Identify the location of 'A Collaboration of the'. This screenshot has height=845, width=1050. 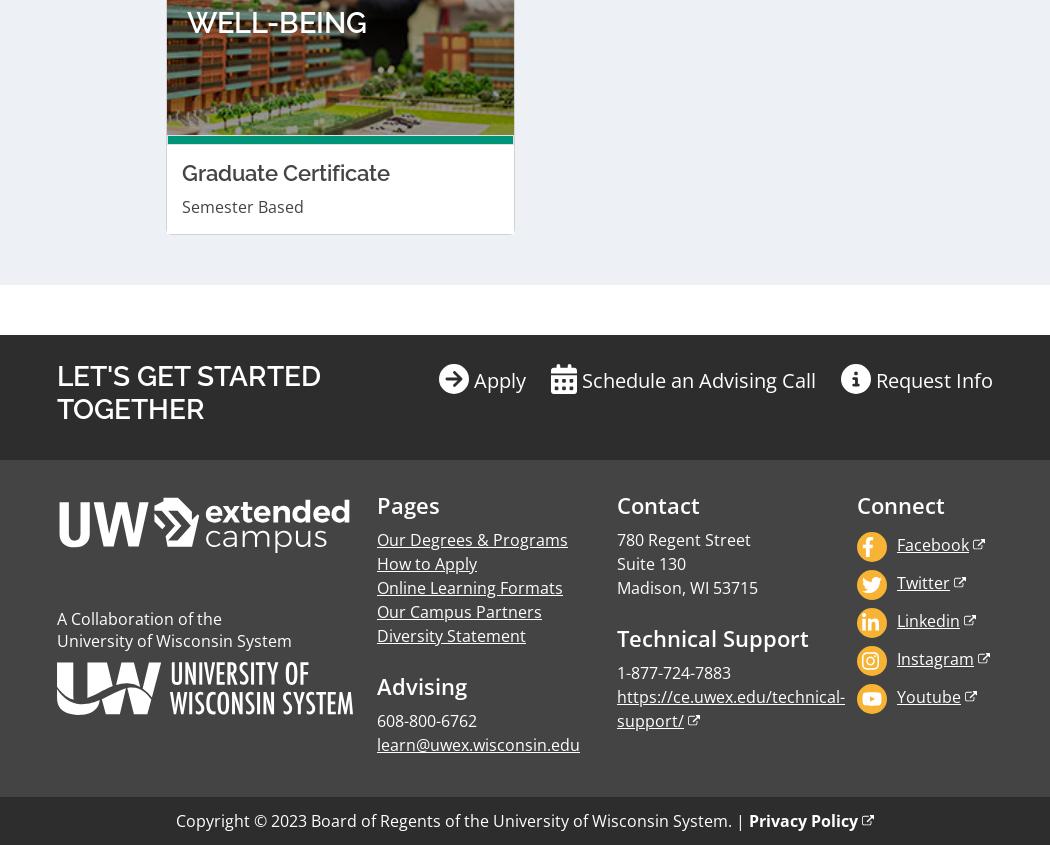
(138, 116).